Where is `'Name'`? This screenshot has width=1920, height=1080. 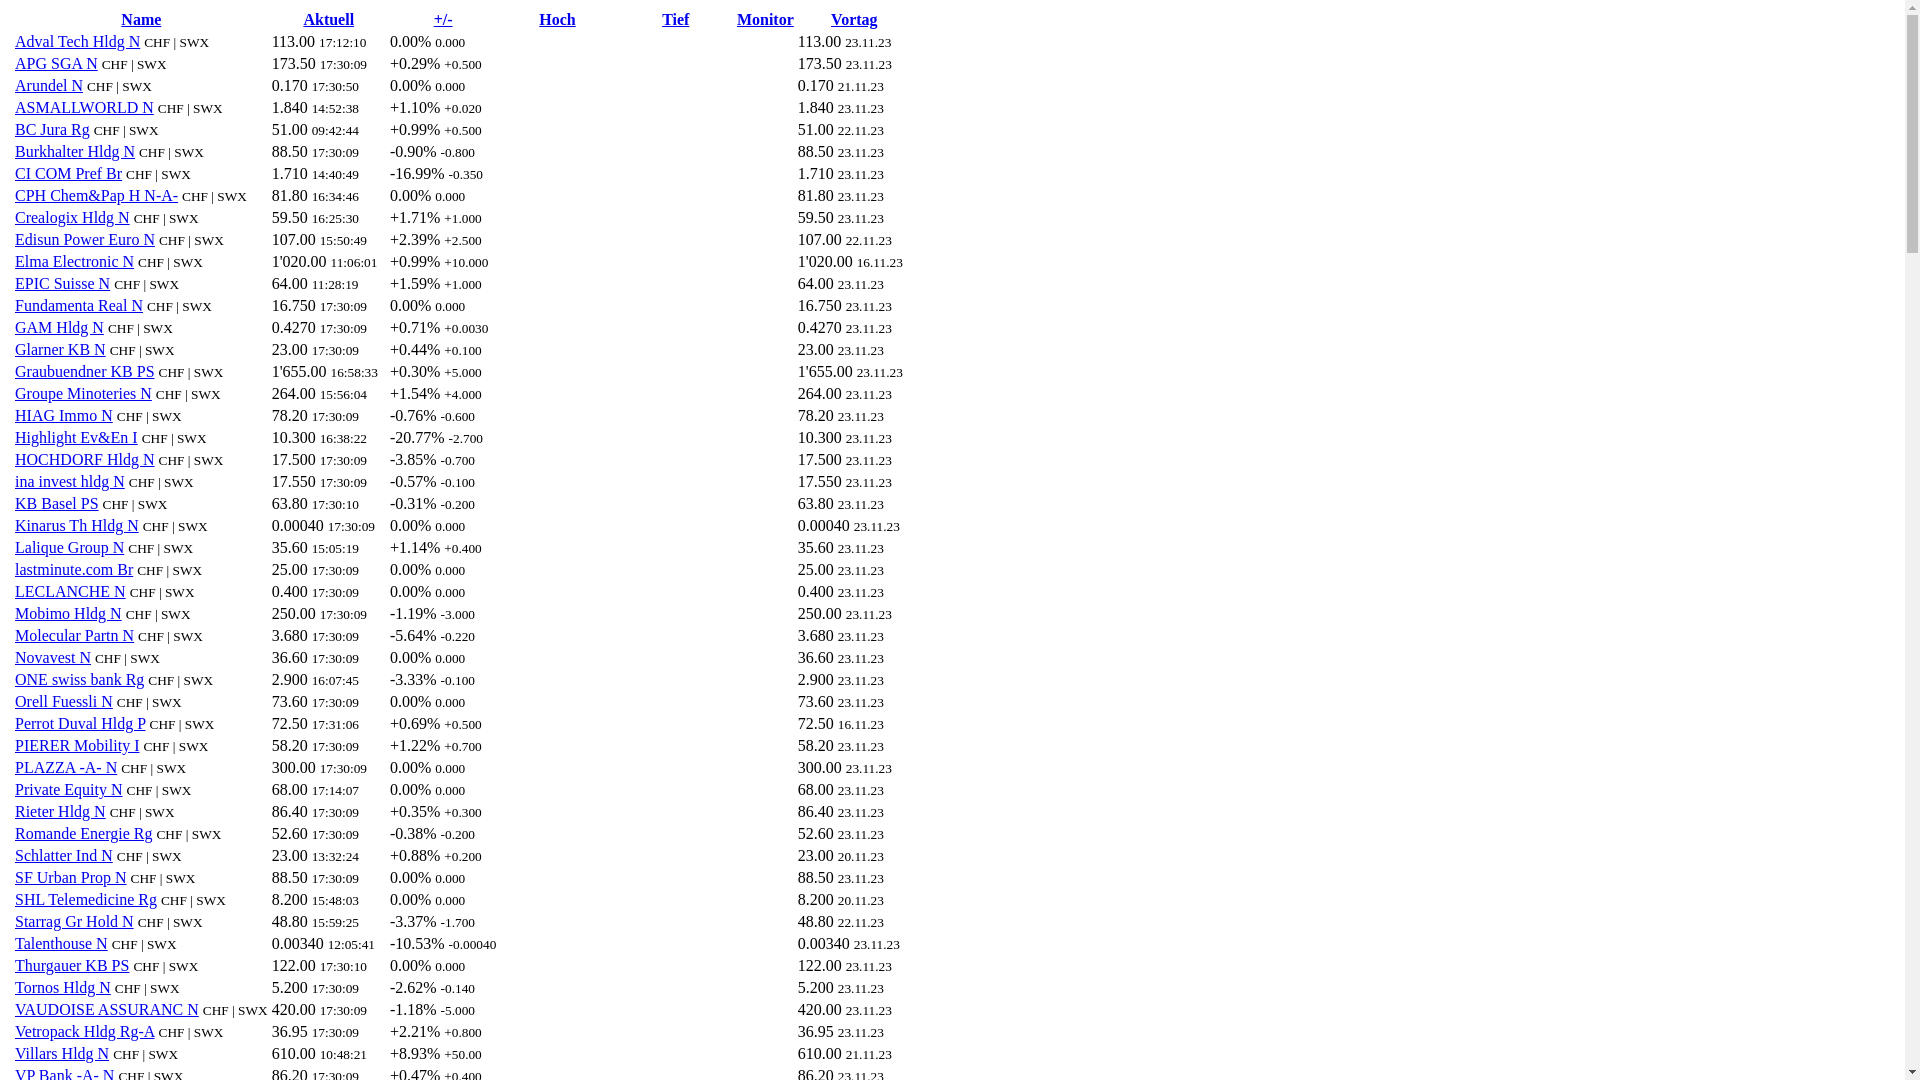 'Name' is located at coordinates (139, 19).